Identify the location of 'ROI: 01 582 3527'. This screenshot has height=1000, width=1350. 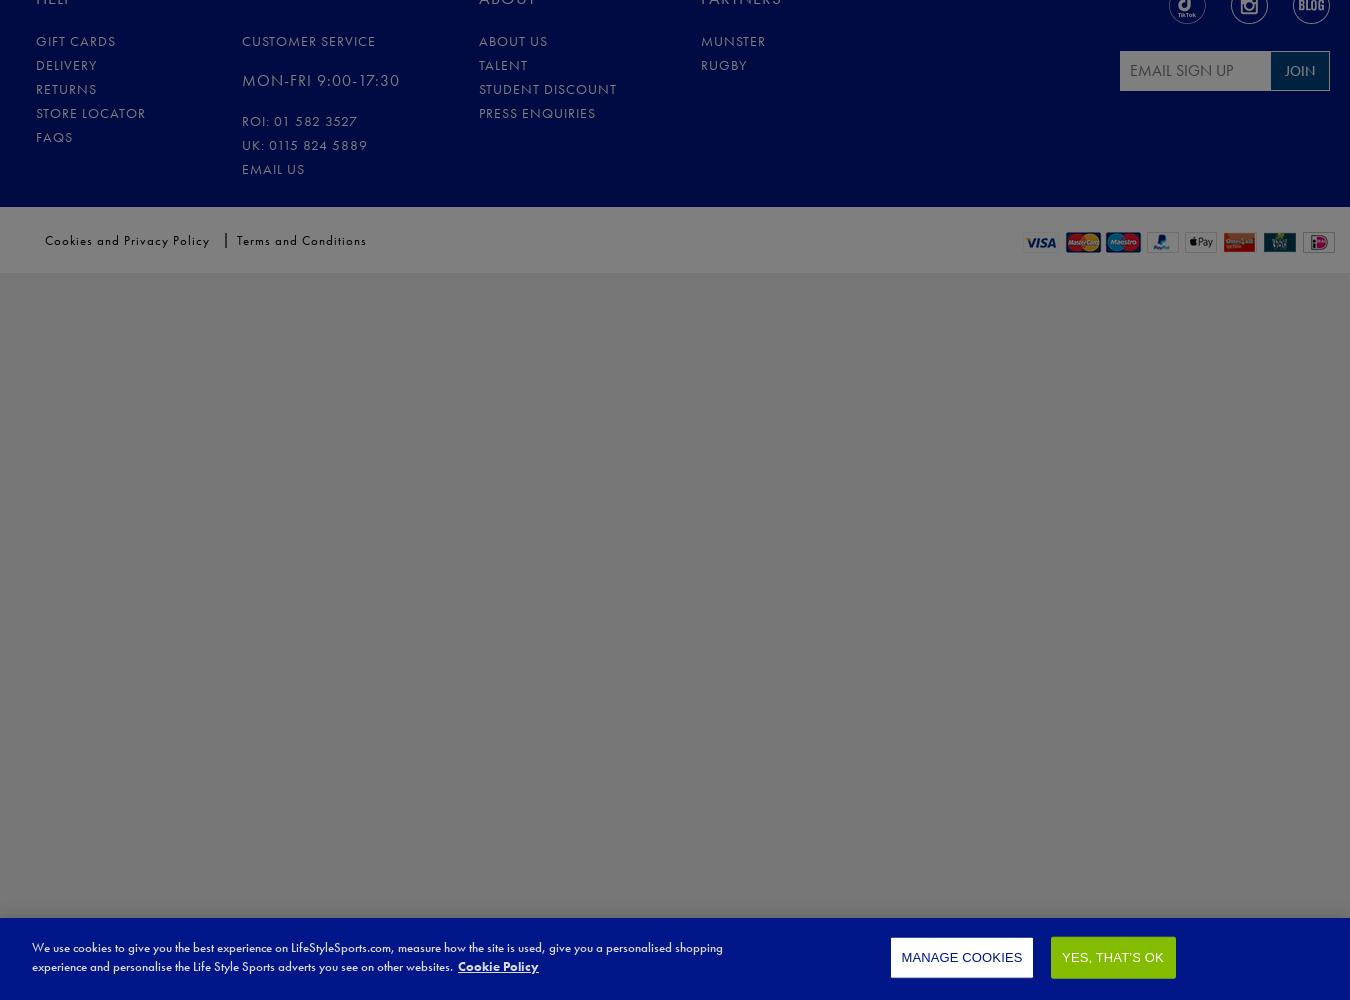
(298, 119).